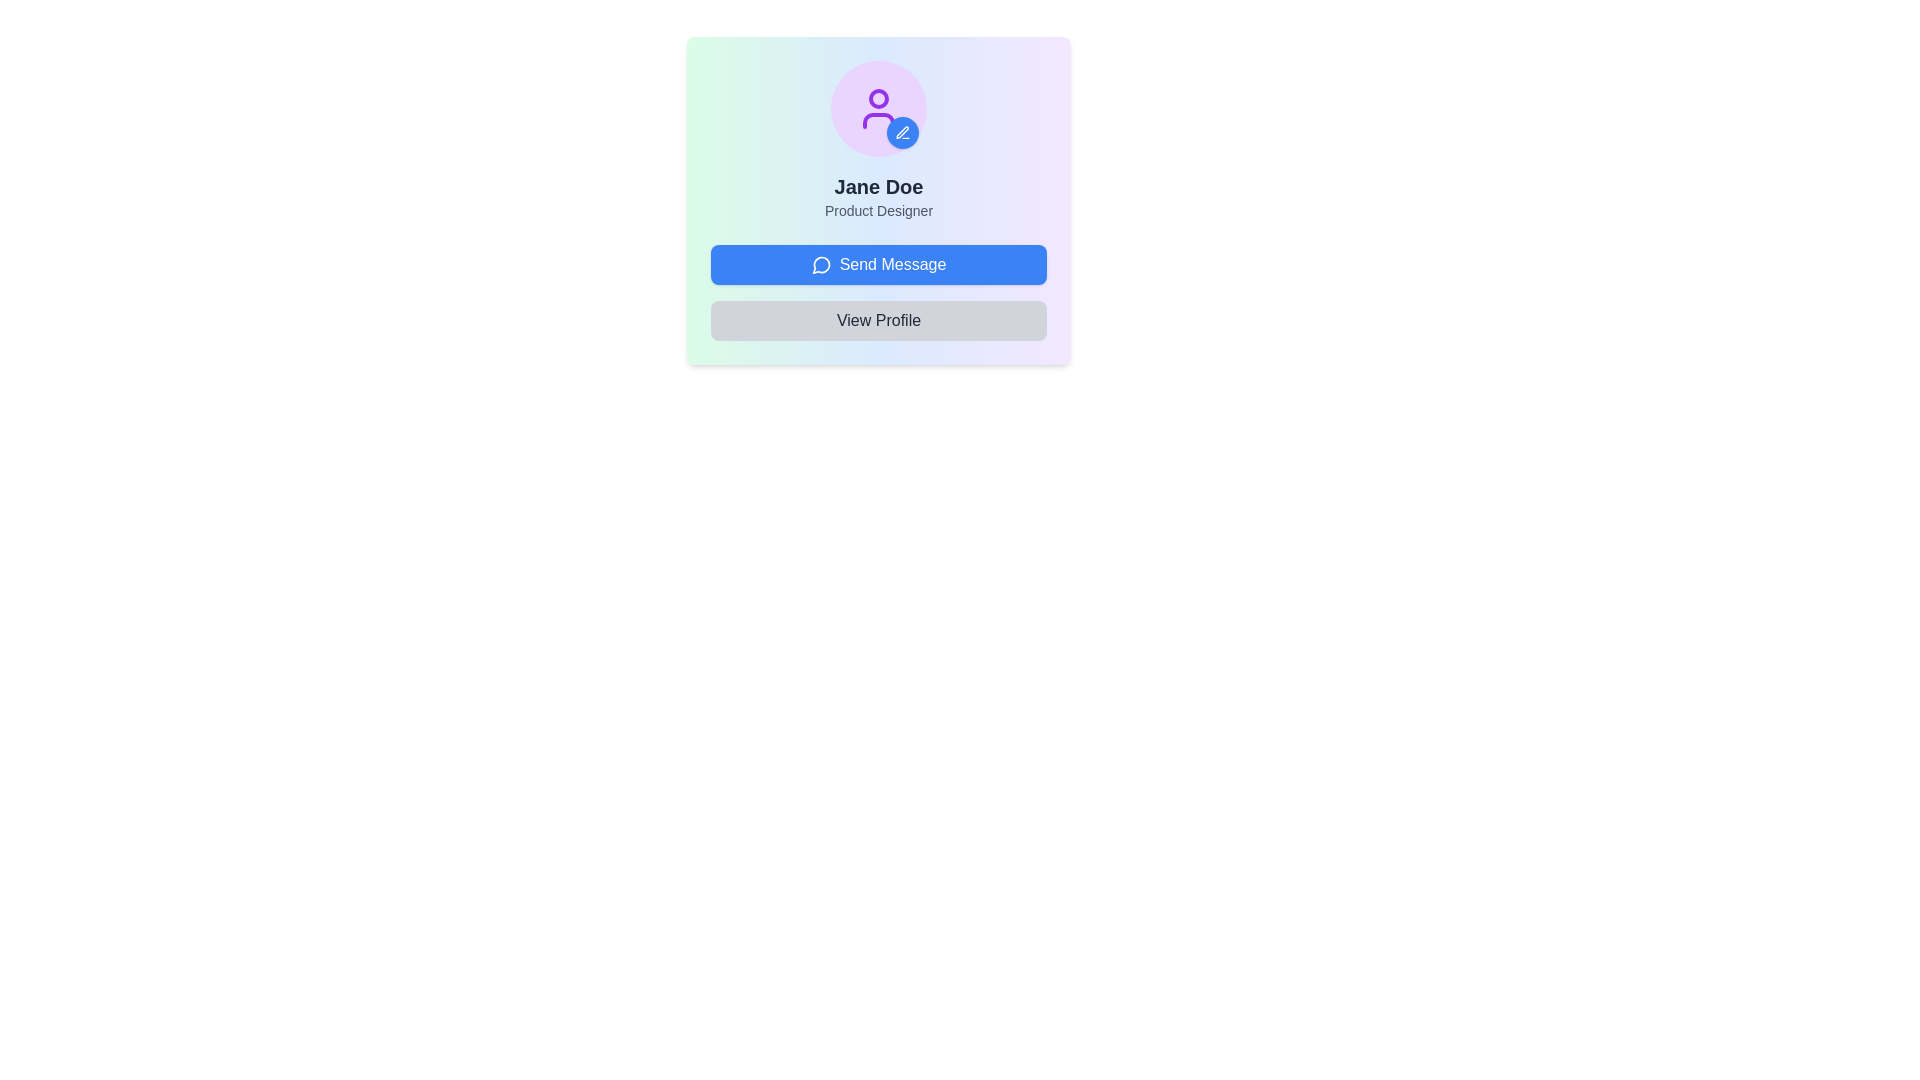 The height and width of the screenshot is (1080, 1920). I want to click on the Text label that informs users about the 'Send Message' button, which is located within a blue button and positioned above a grey 'View Profile' button, so click(891, 264).